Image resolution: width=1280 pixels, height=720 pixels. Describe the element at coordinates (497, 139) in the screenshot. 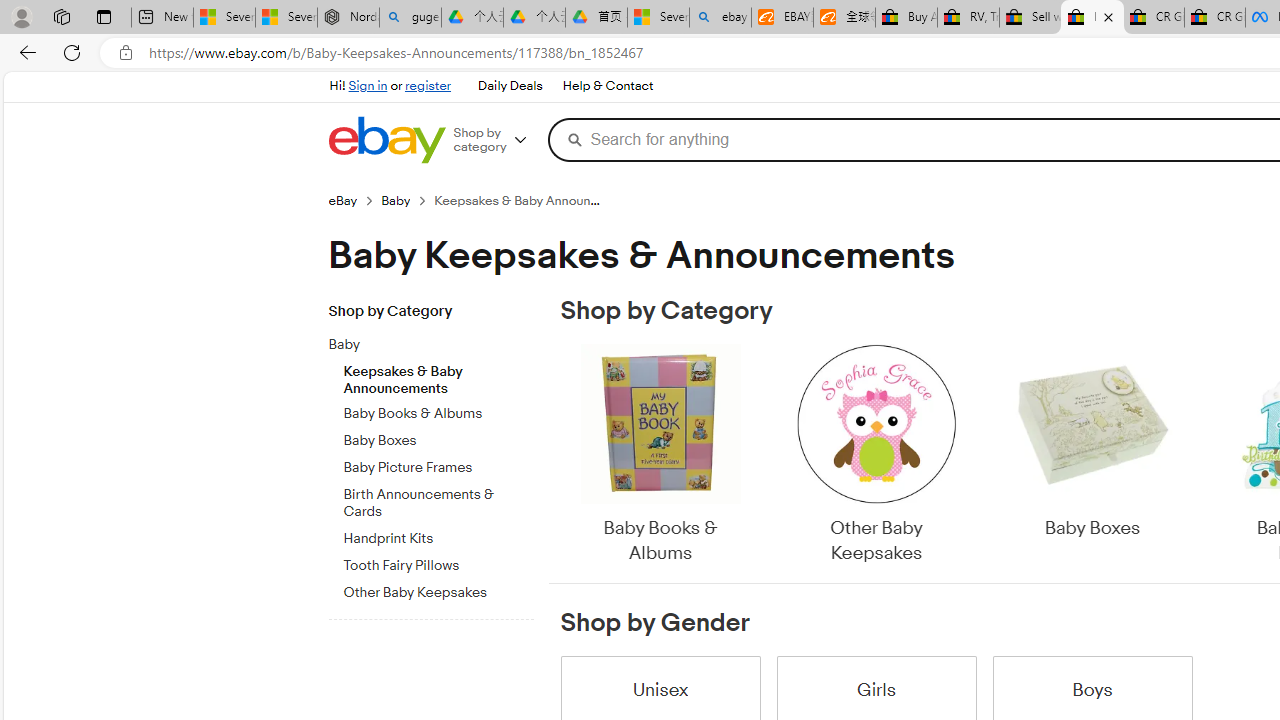

I see `'Shop by category'` at that location.